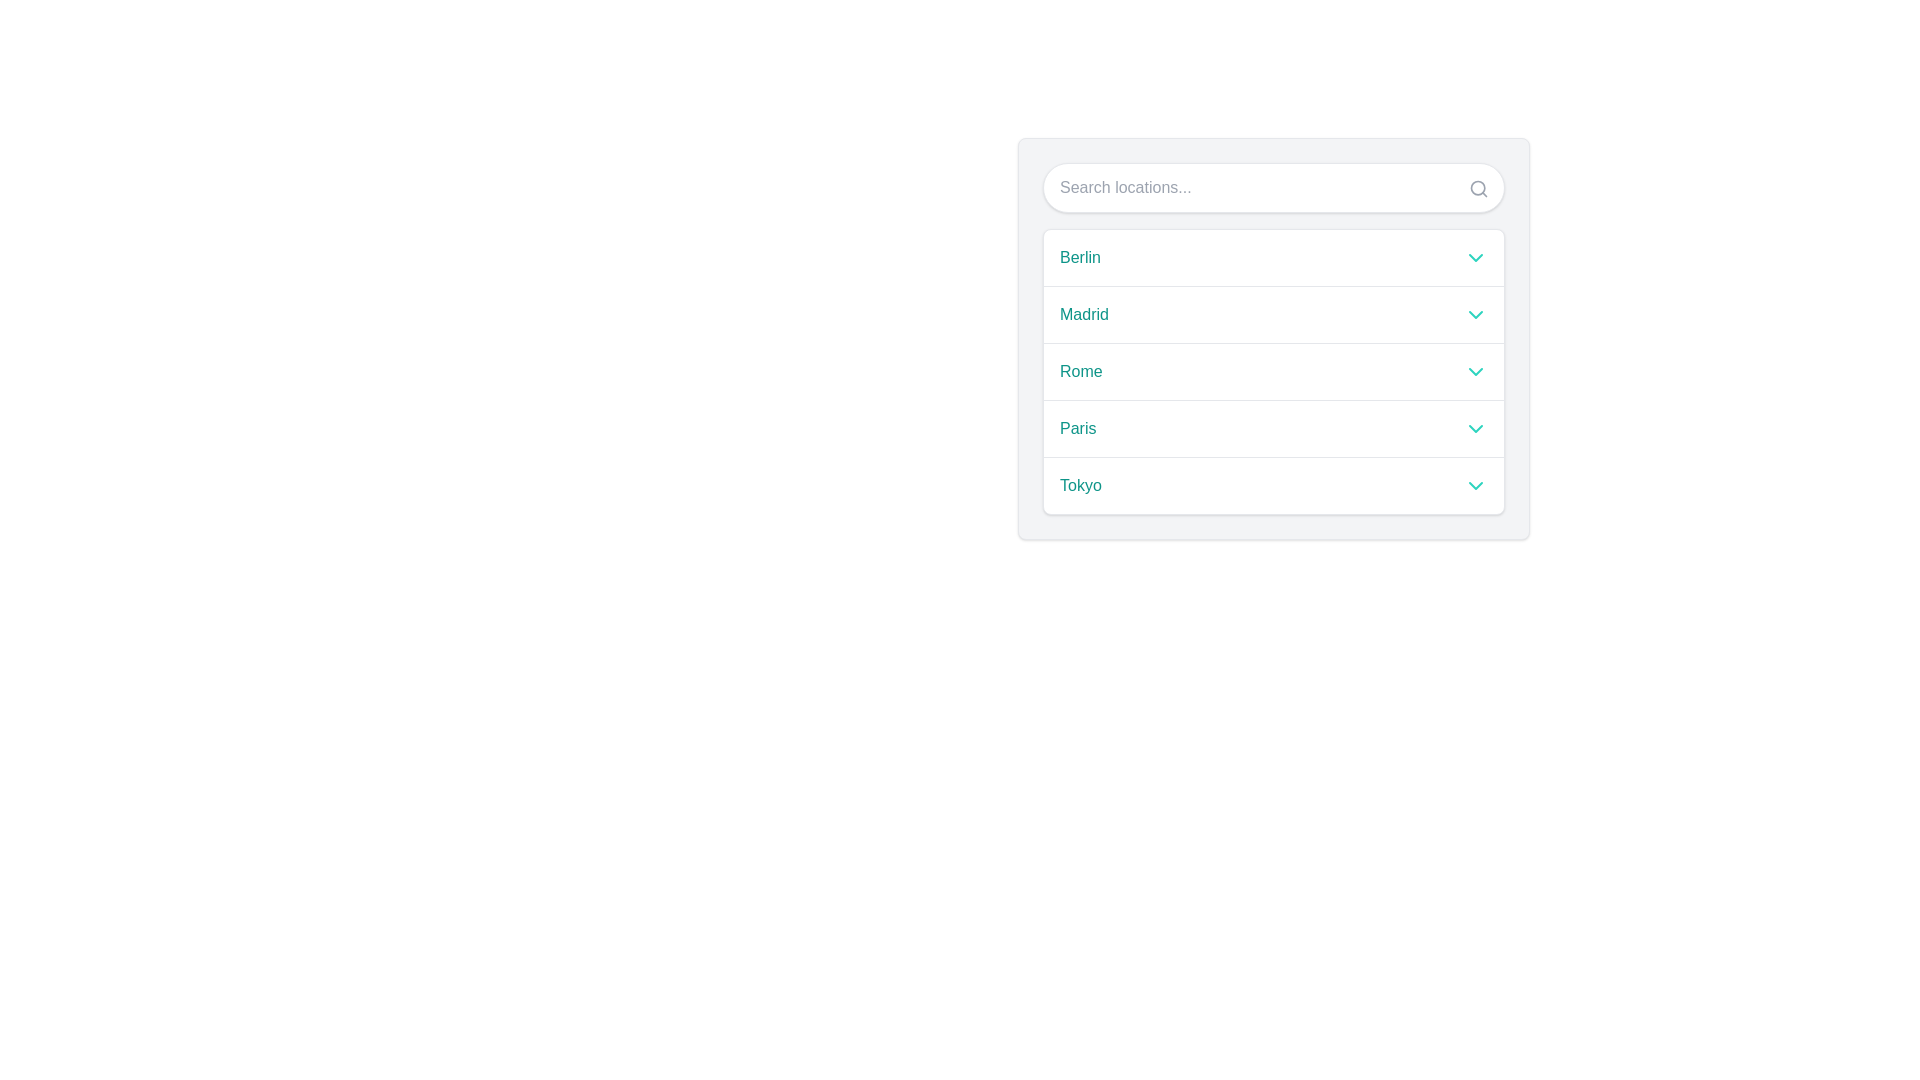 The image size is (1920, 1080). I want to click on the selectable option 'Paris' in the dropdown list, so click(1272, 427).